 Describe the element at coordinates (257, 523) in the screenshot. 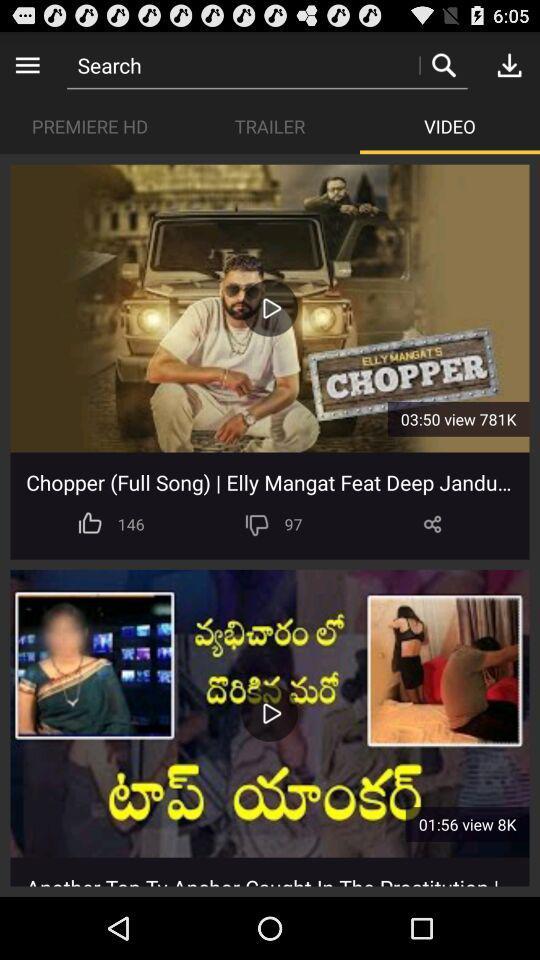

I see `thumbs down` at that location.